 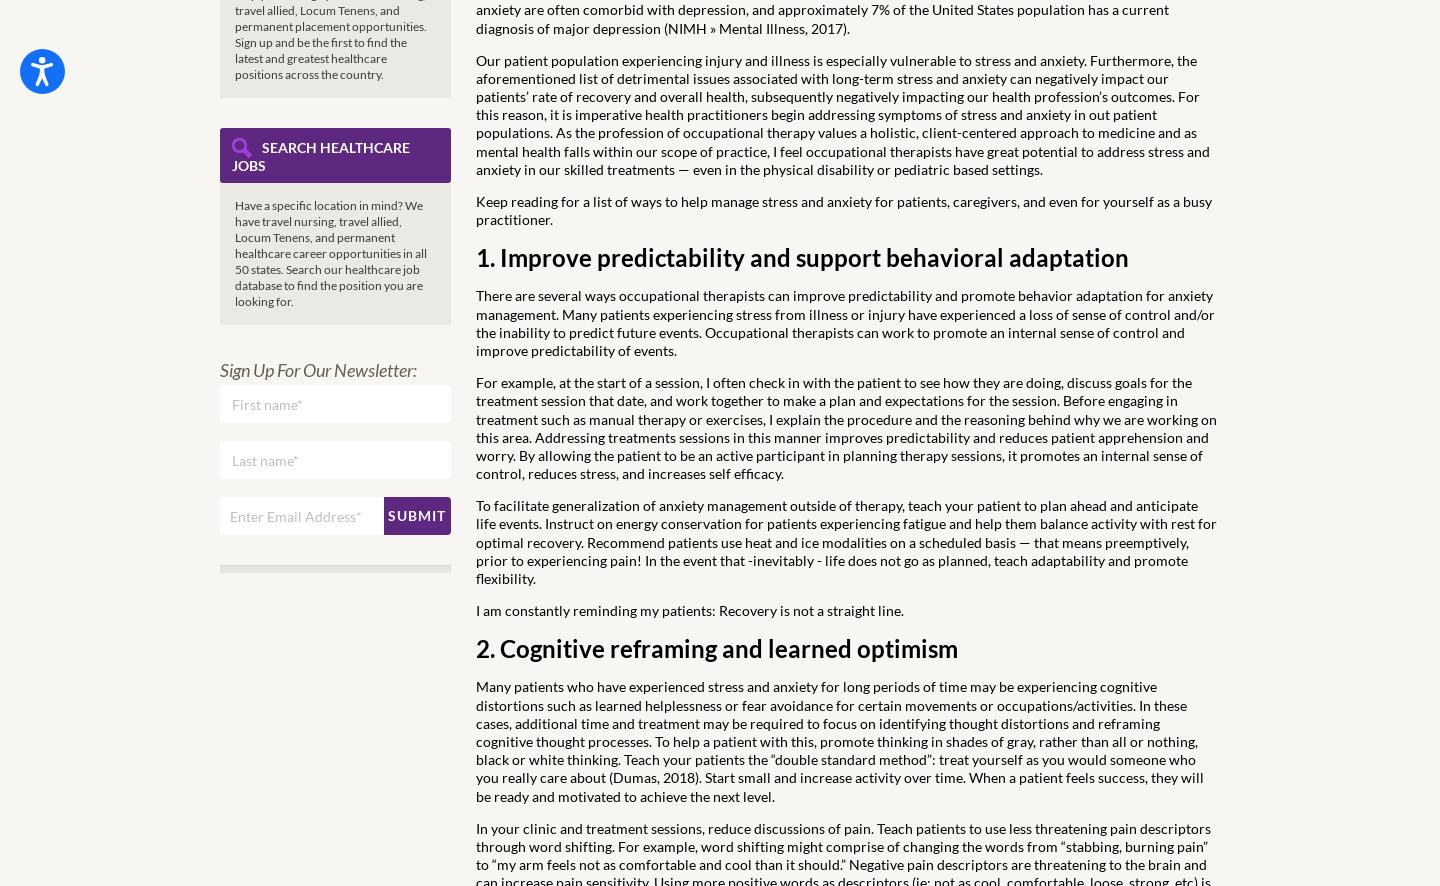 I want to click on 'There are several ways occupational therapists can improve predictability and promote behavior adaptation for anxiety management. Many patients experiencing stress from illness or injury have experienced a loss of sense of control and/or the inability to predict future events. Occupational therapists can work to promote an internal sense of control and improve predictability of events.', so click(x=476, y=321).